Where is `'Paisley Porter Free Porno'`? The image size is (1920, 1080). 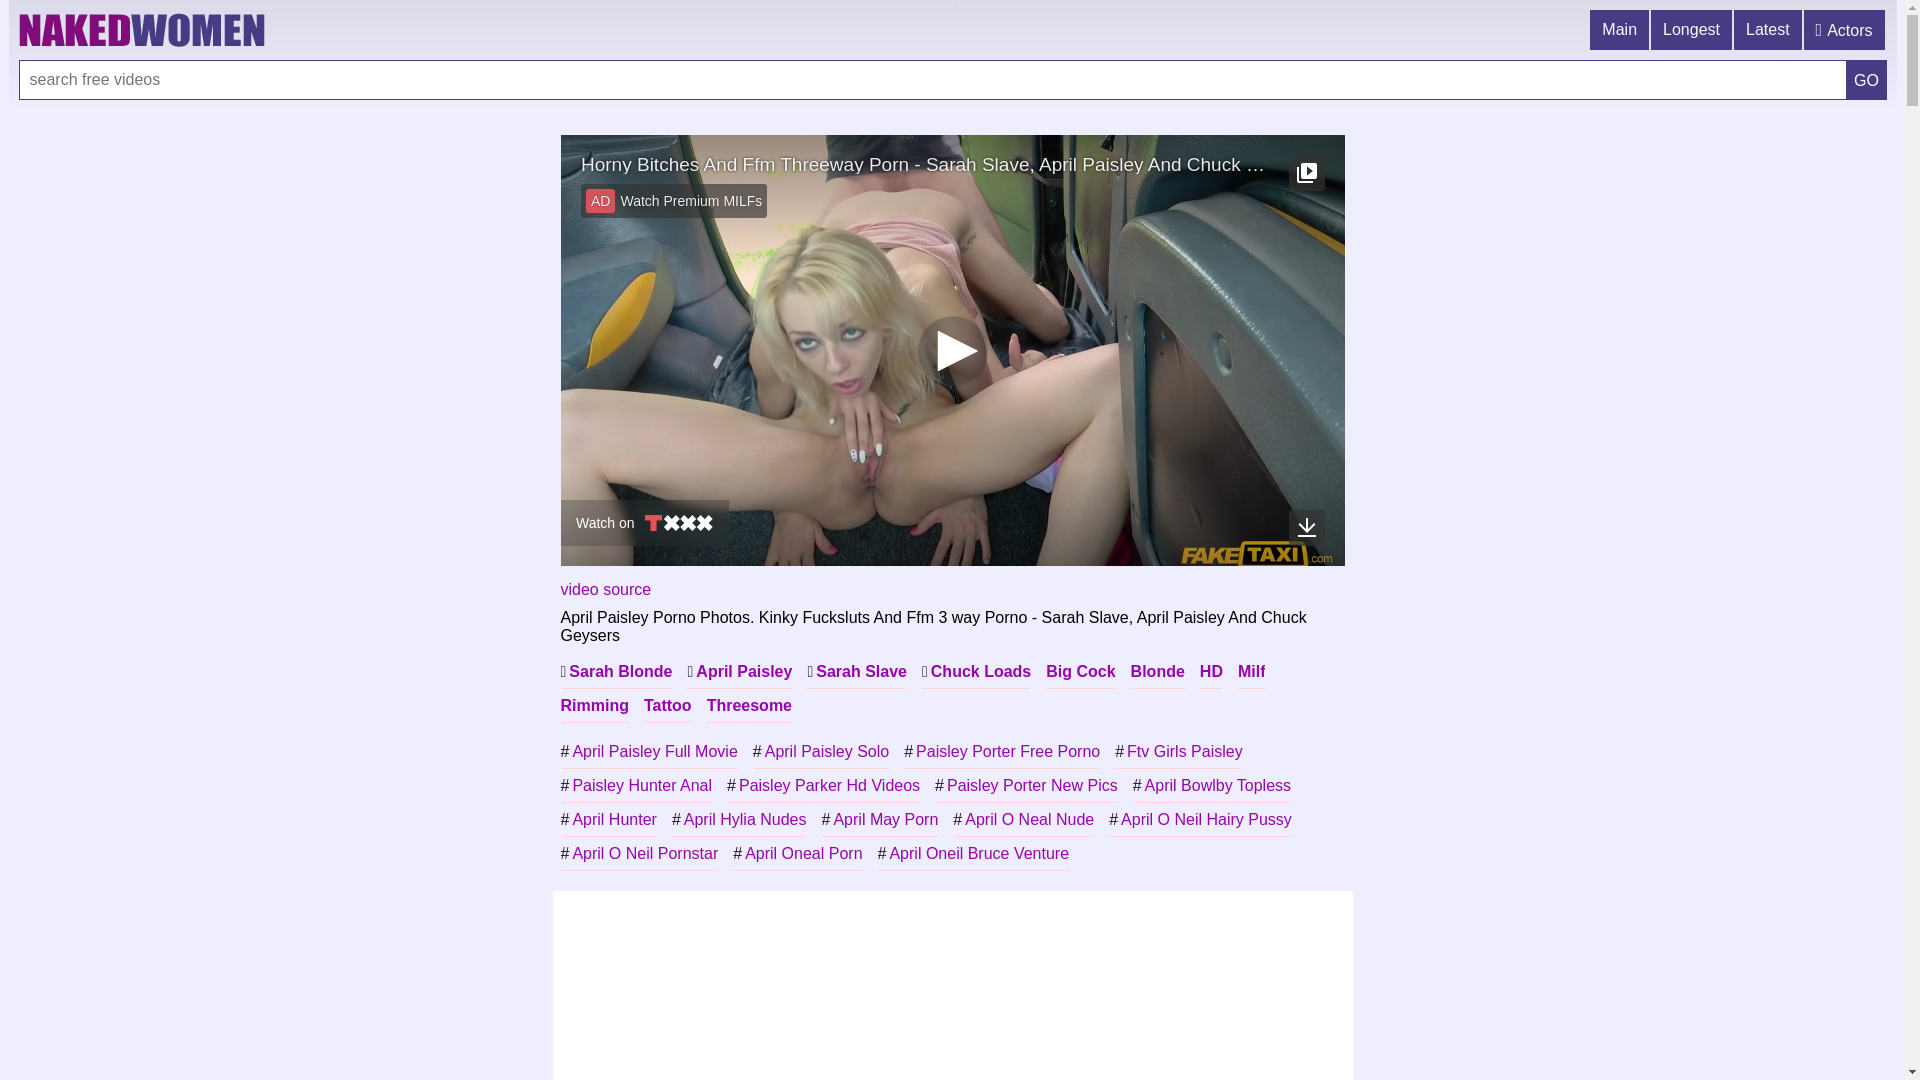
'Paisley Porter Free Porno' is located at coordinates (1002, 752).